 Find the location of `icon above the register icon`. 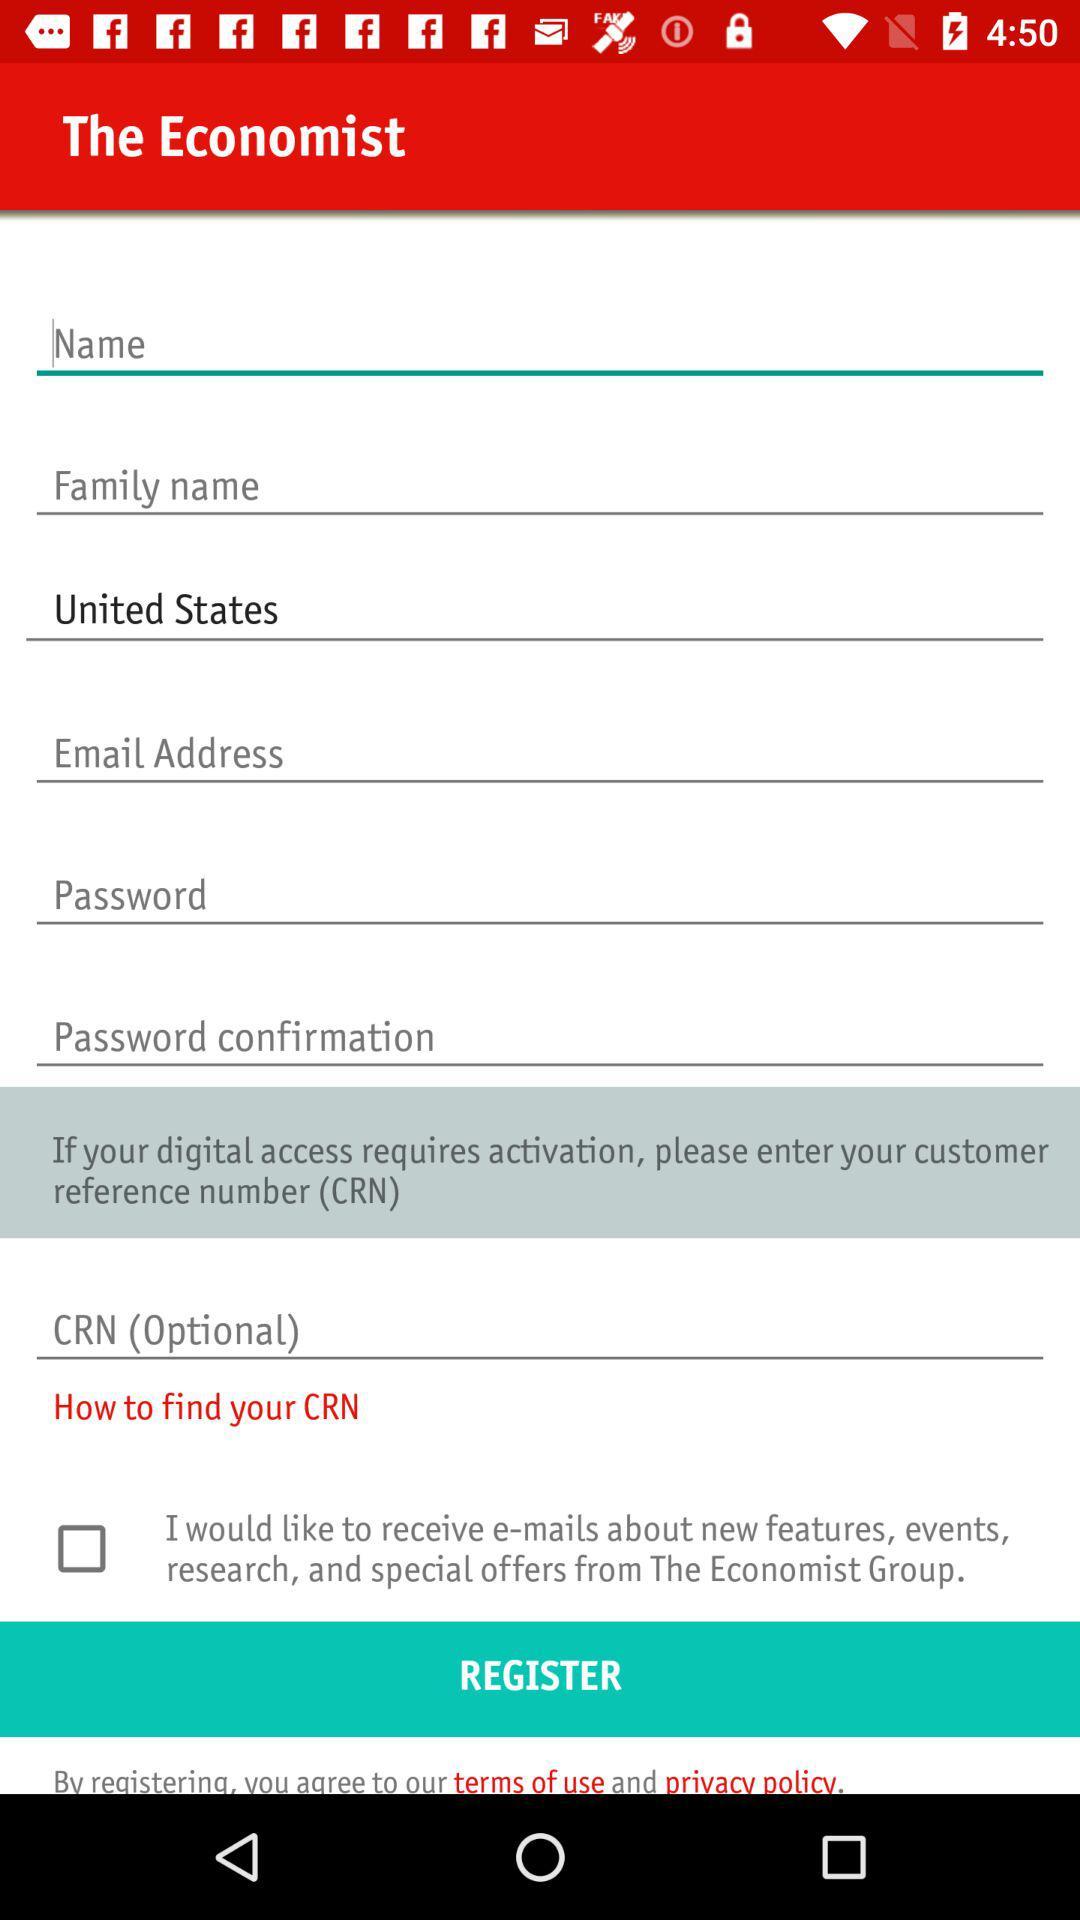

icon above the register icon is located at coordinates (92, 1547).